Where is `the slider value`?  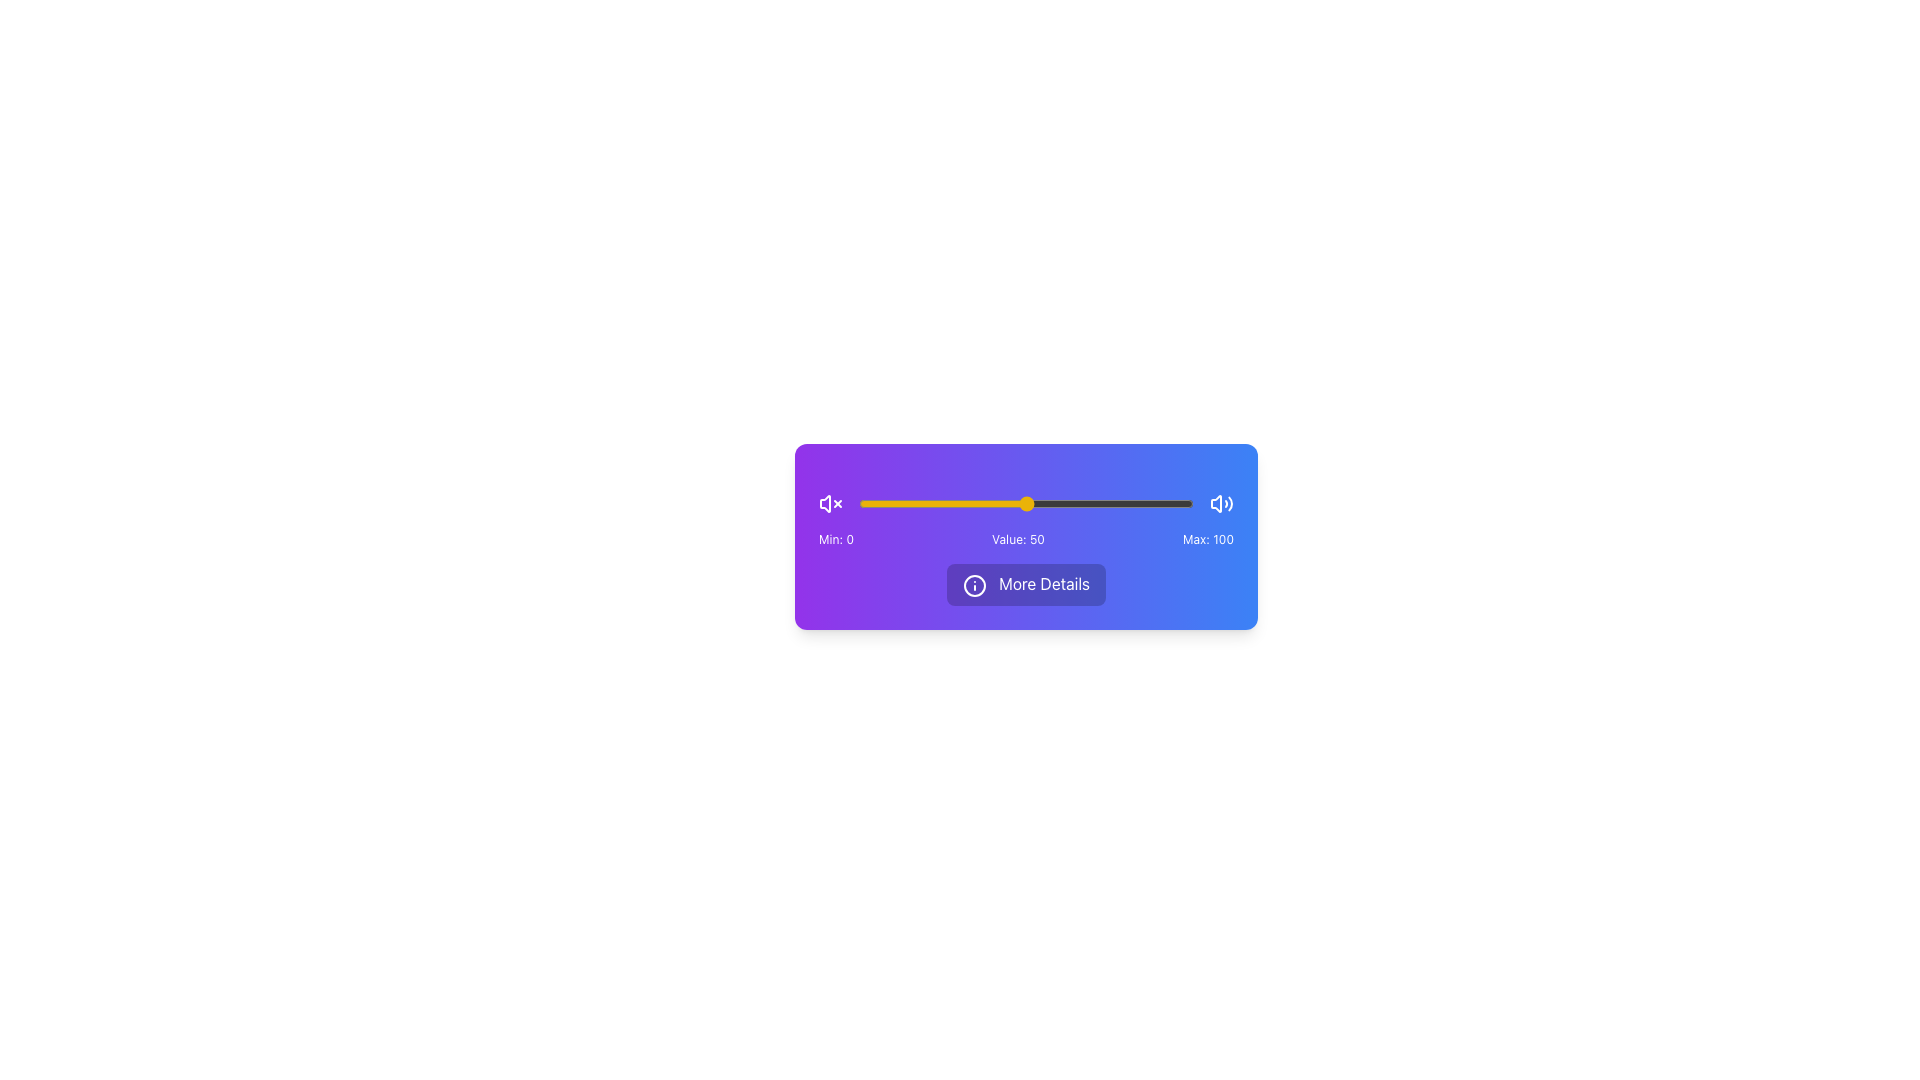
the slider value is located at coordinates (888, 503).